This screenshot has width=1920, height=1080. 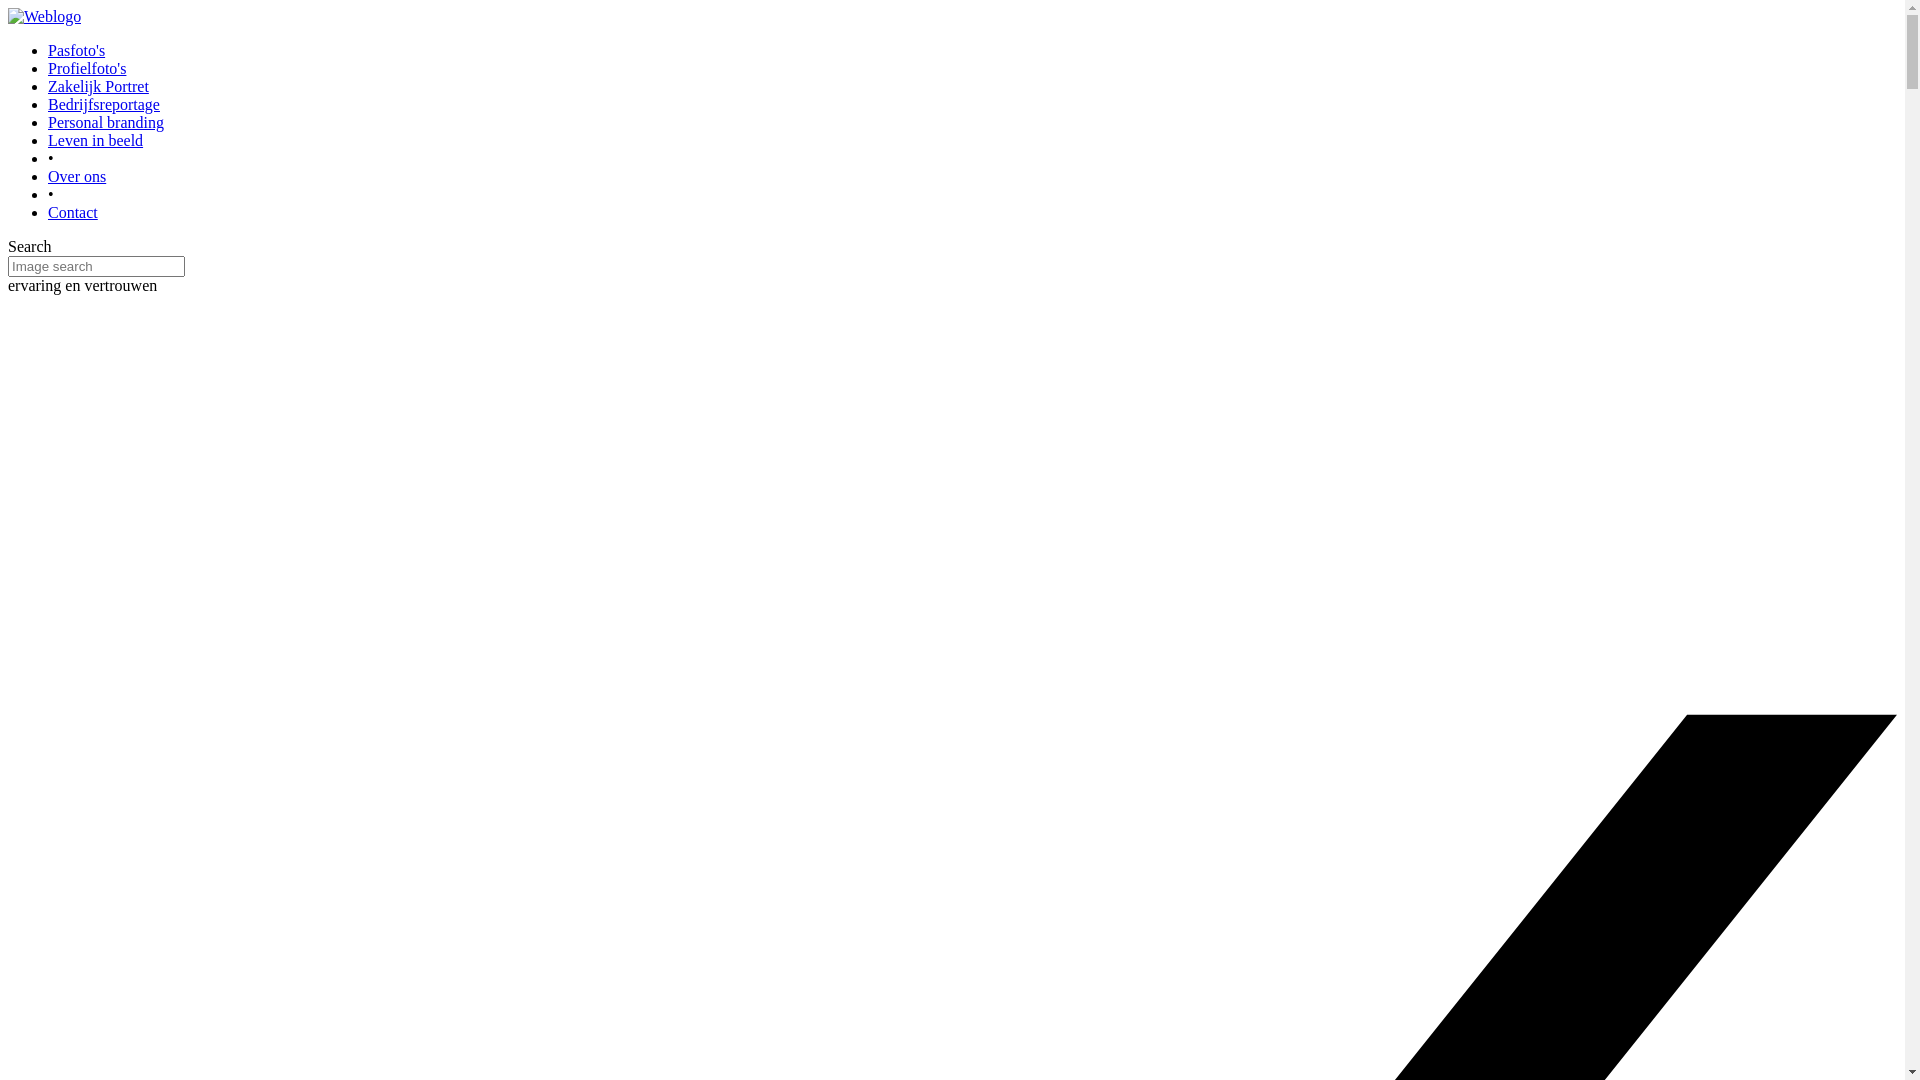 What do you see at coordinates (48, 139) in the screenshot?
I see `'Leven in beeld'` at bounding box center [48, 139].